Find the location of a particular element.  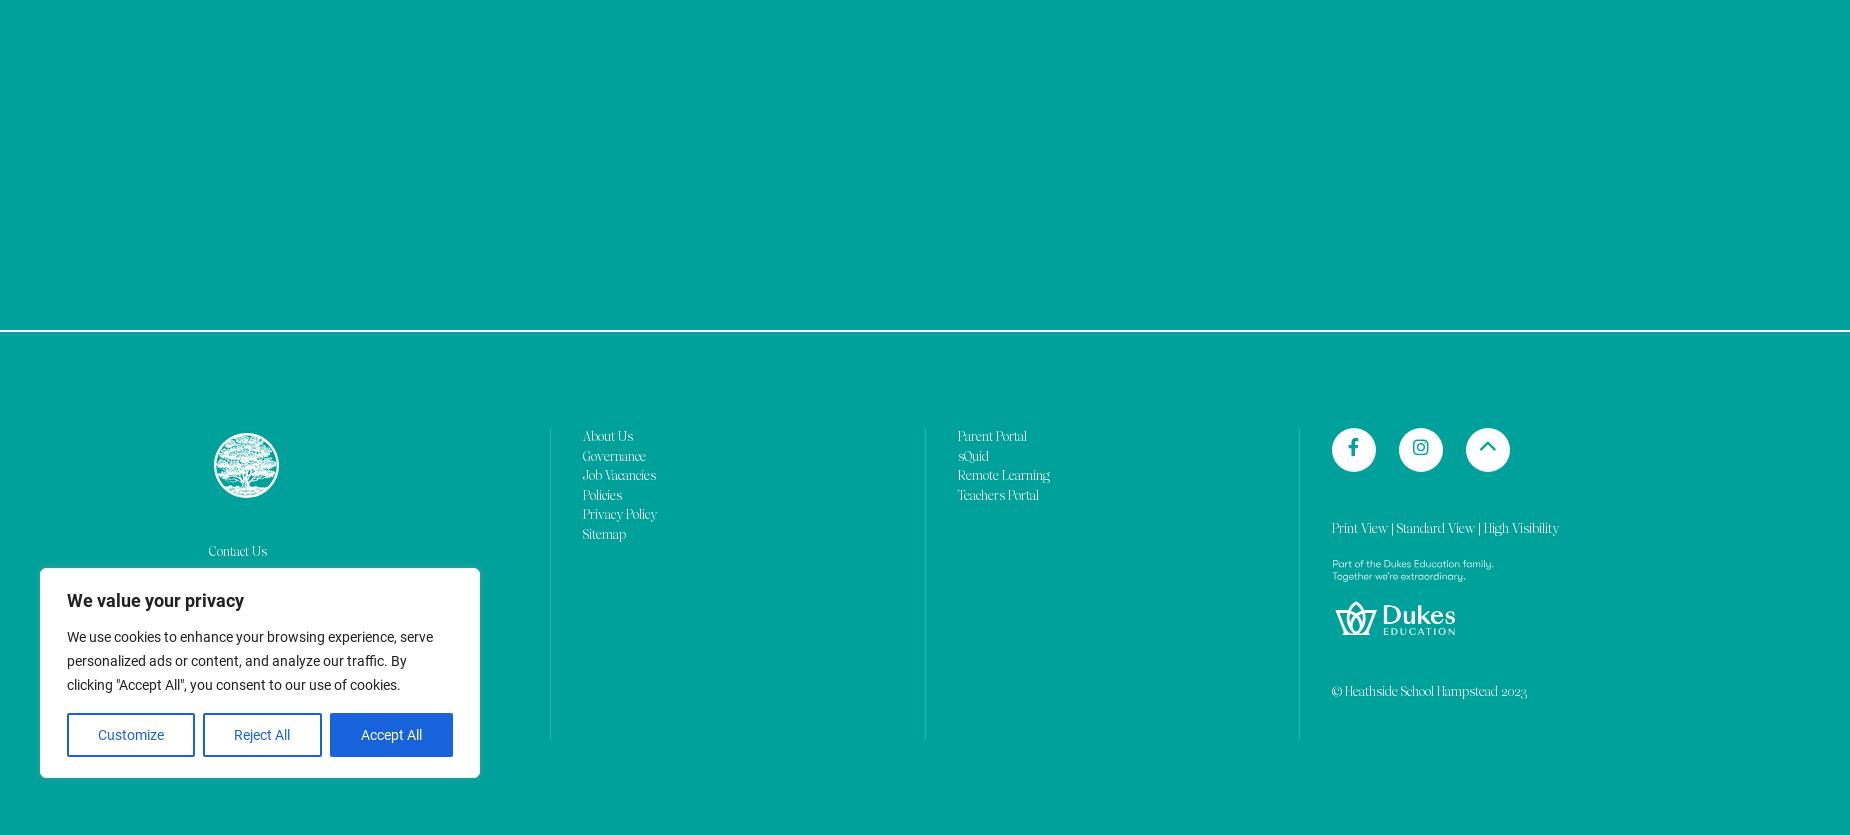

'We value your privacy' is located at coordinates (154, 111).